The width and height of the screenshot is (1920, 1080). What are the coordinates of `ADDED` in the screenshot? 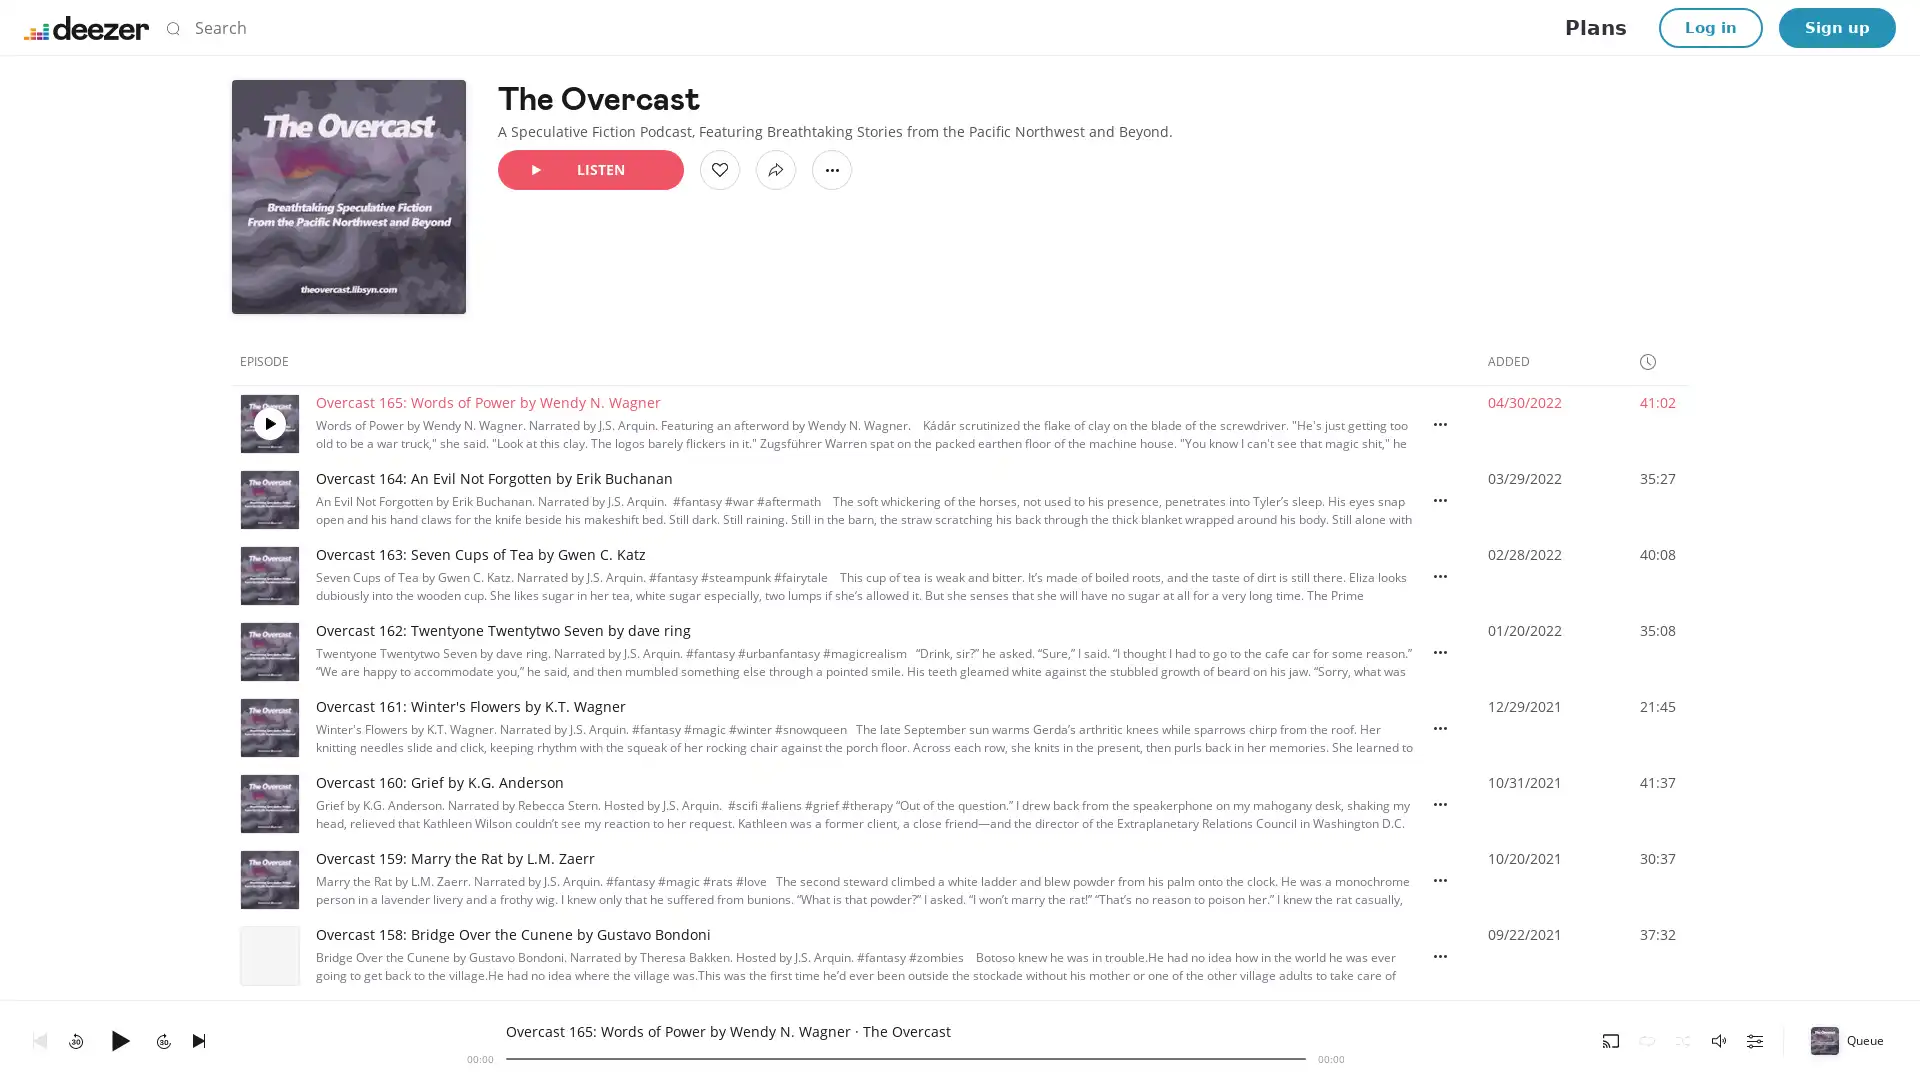 It's located at (1517, 361).